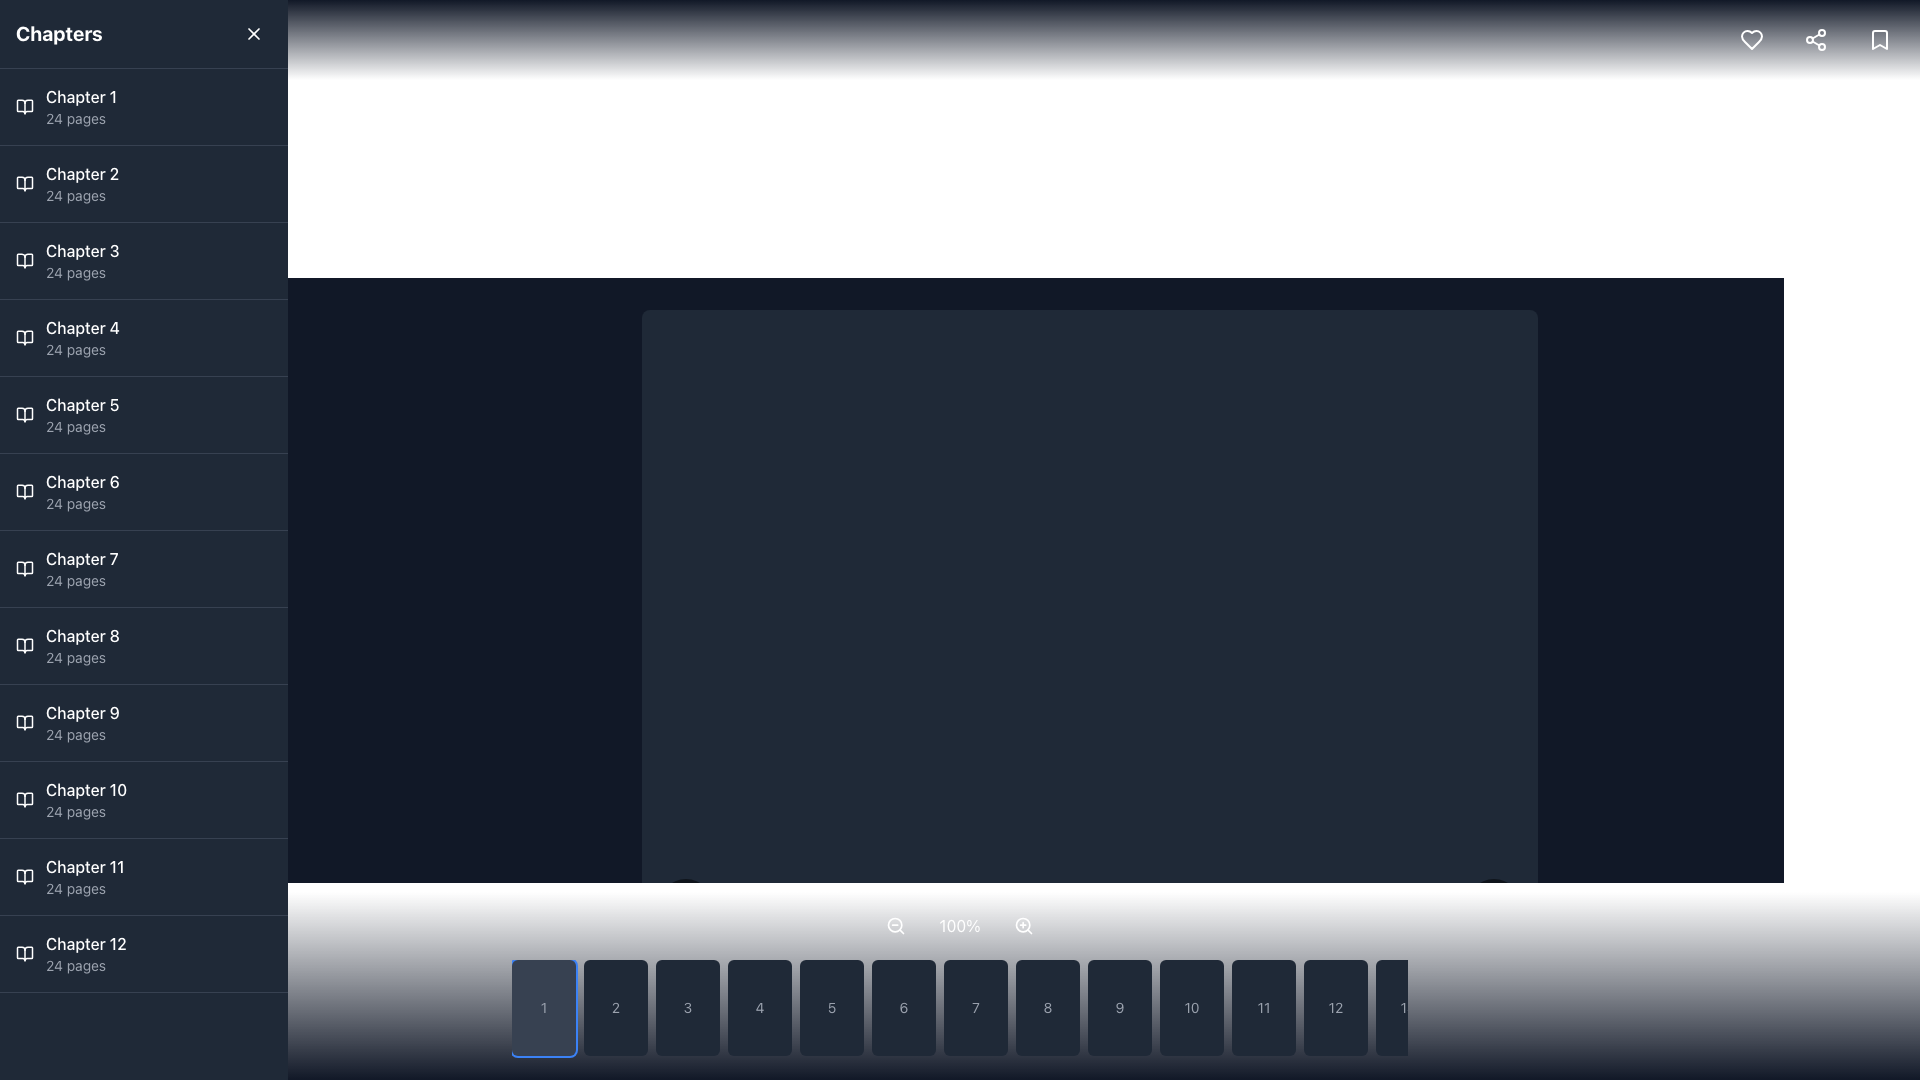  Describe the element at coordinates (253, 34) in the screenshot. I see `the close button located in the top-right corner of the 'Chapters' header section` at that location.